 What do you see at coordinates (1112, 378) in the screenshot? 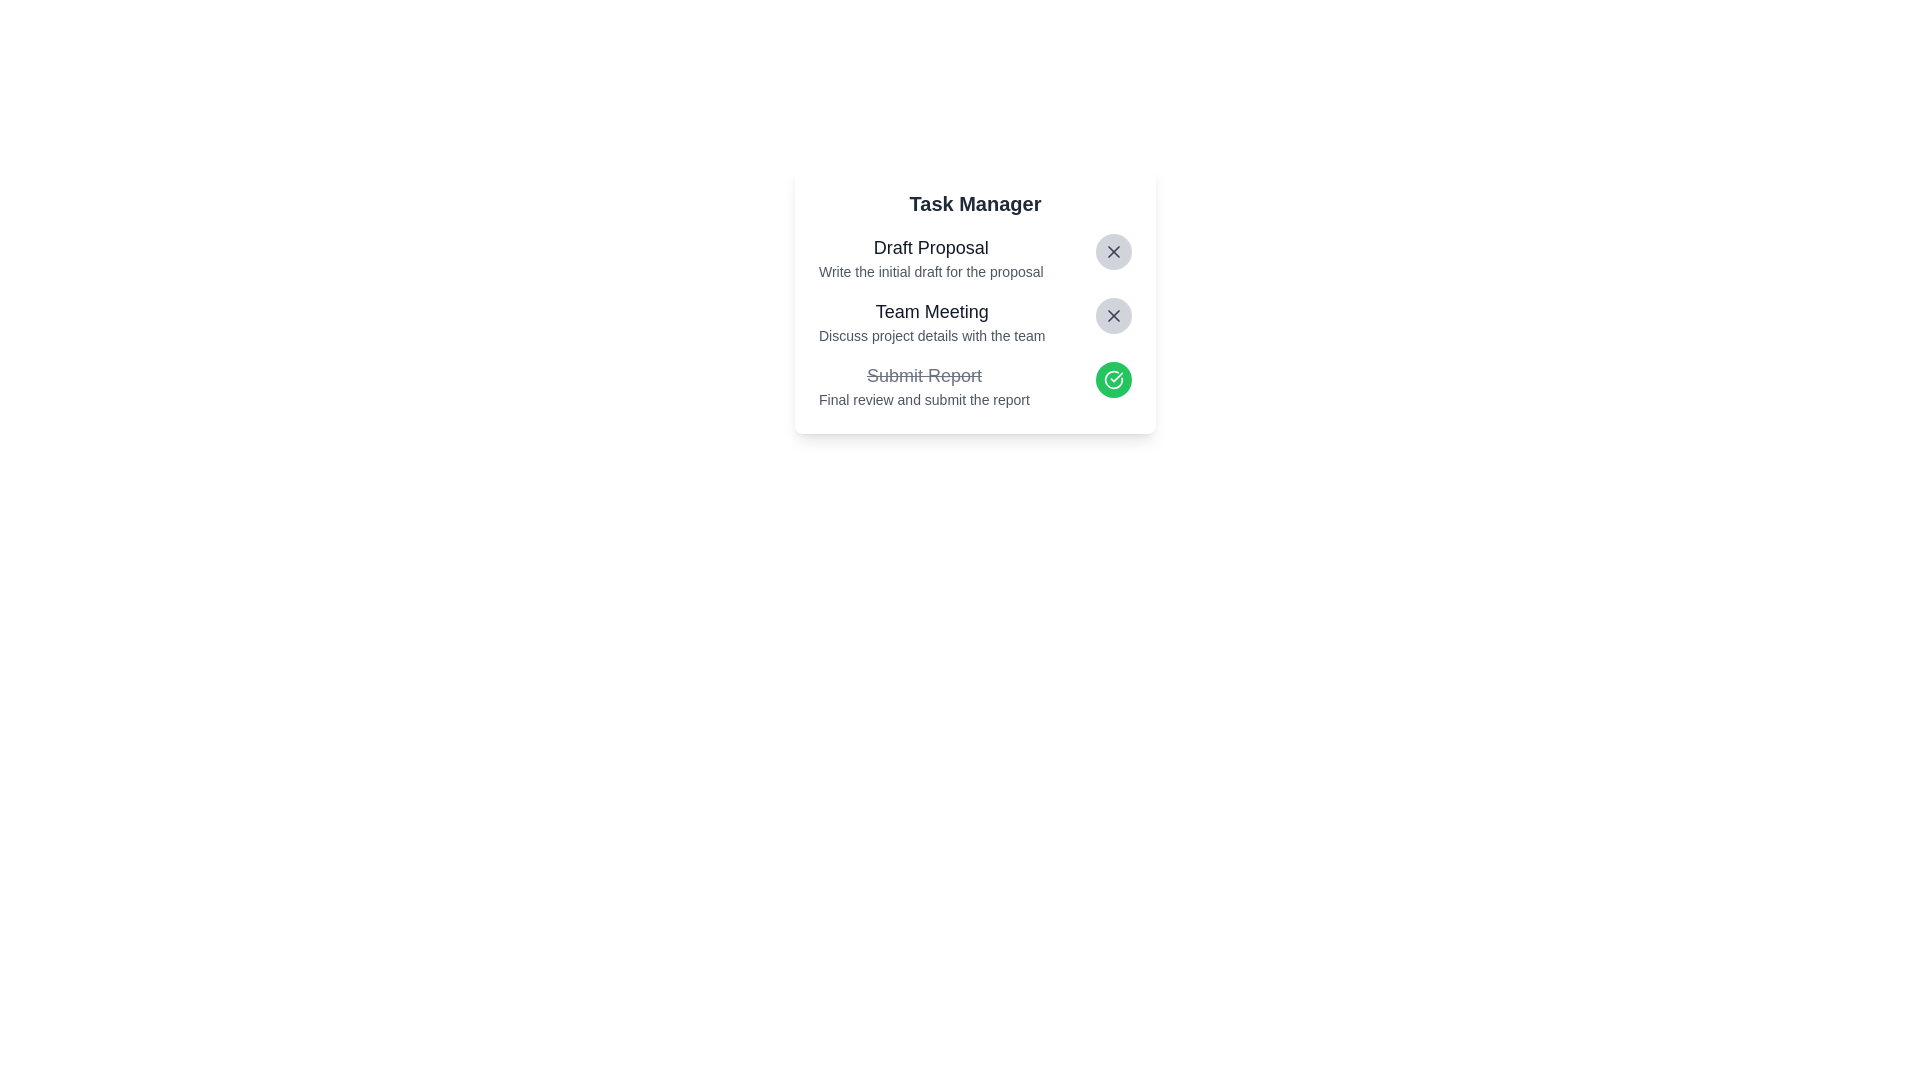
I see `the check-mark icon located in the bottom right quadrant of the card associated with the 'Submit Report' task to interact with the task` at bounding box center [1112, 378].